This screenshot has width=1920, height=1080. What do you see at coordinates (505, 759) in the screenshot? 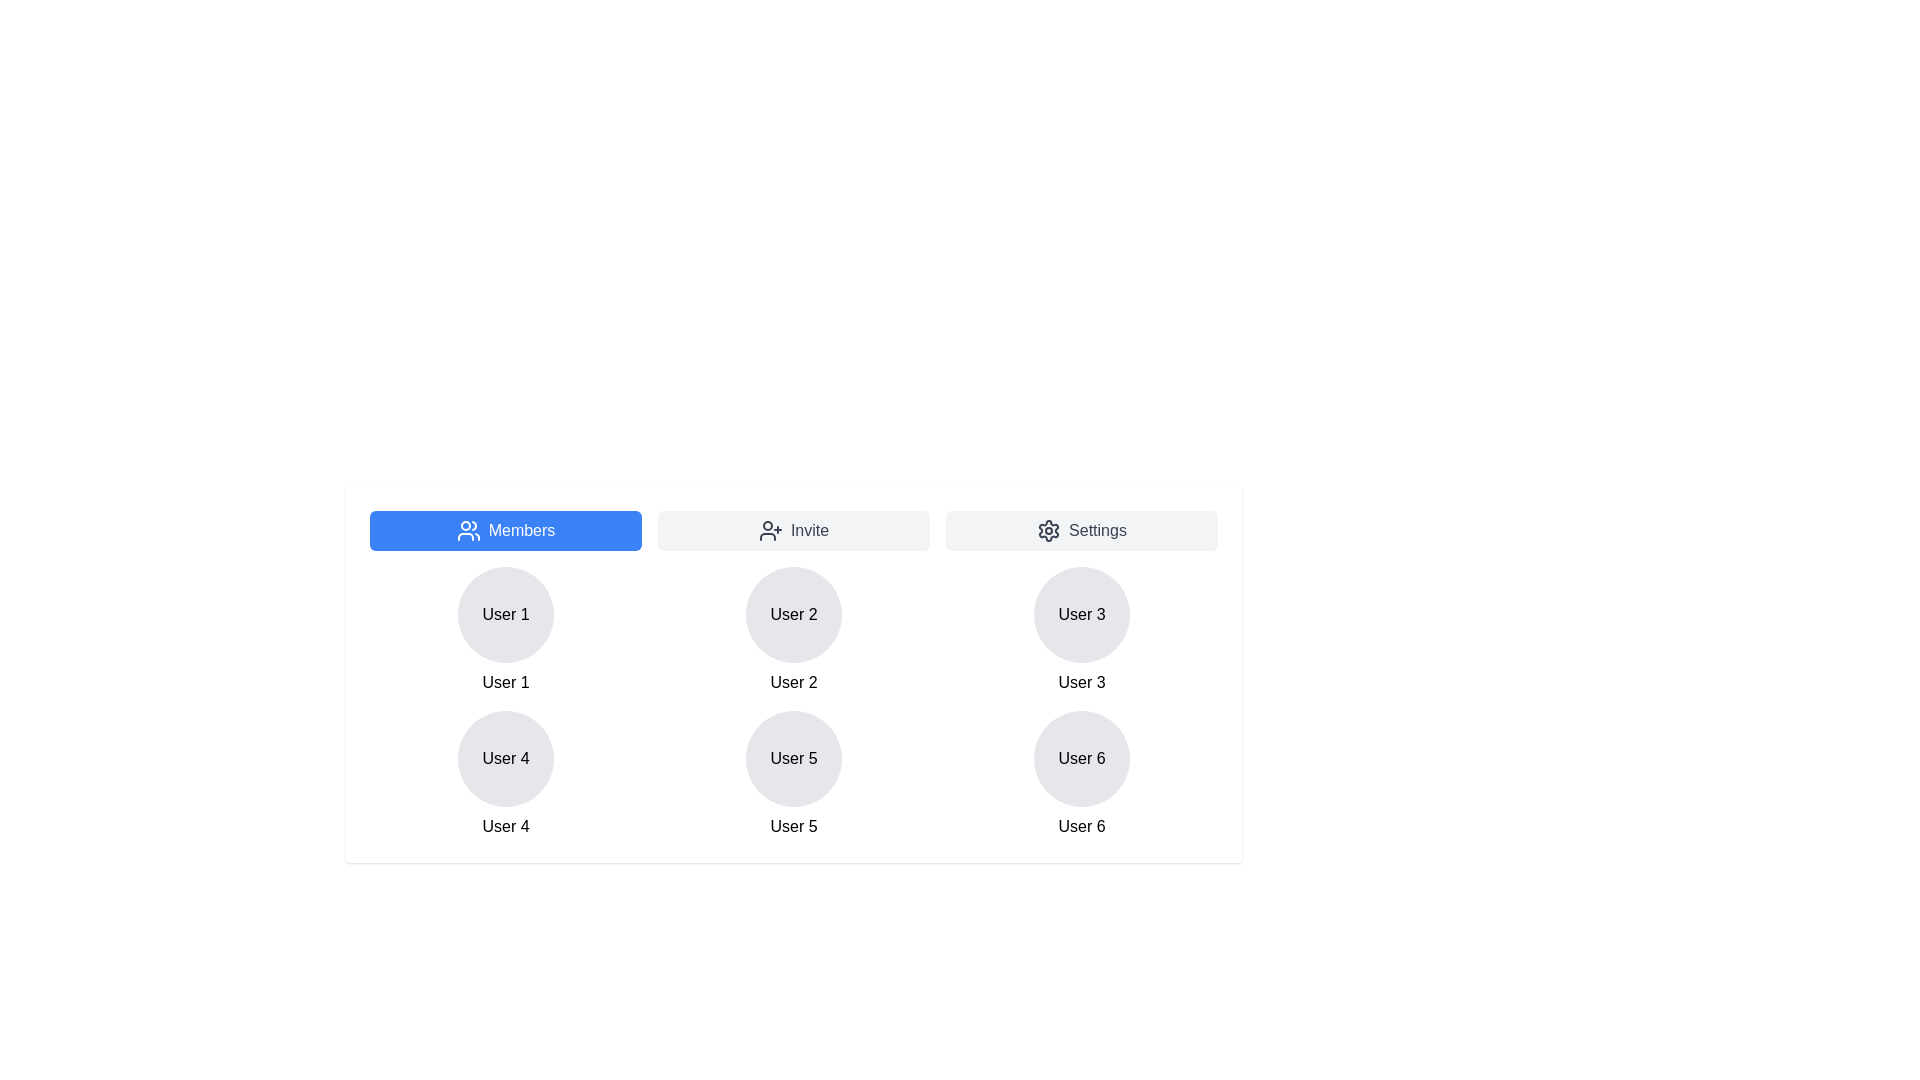
I see `the Profile icon or avatar representing 'User 4'` at bounding box center [505, 759].